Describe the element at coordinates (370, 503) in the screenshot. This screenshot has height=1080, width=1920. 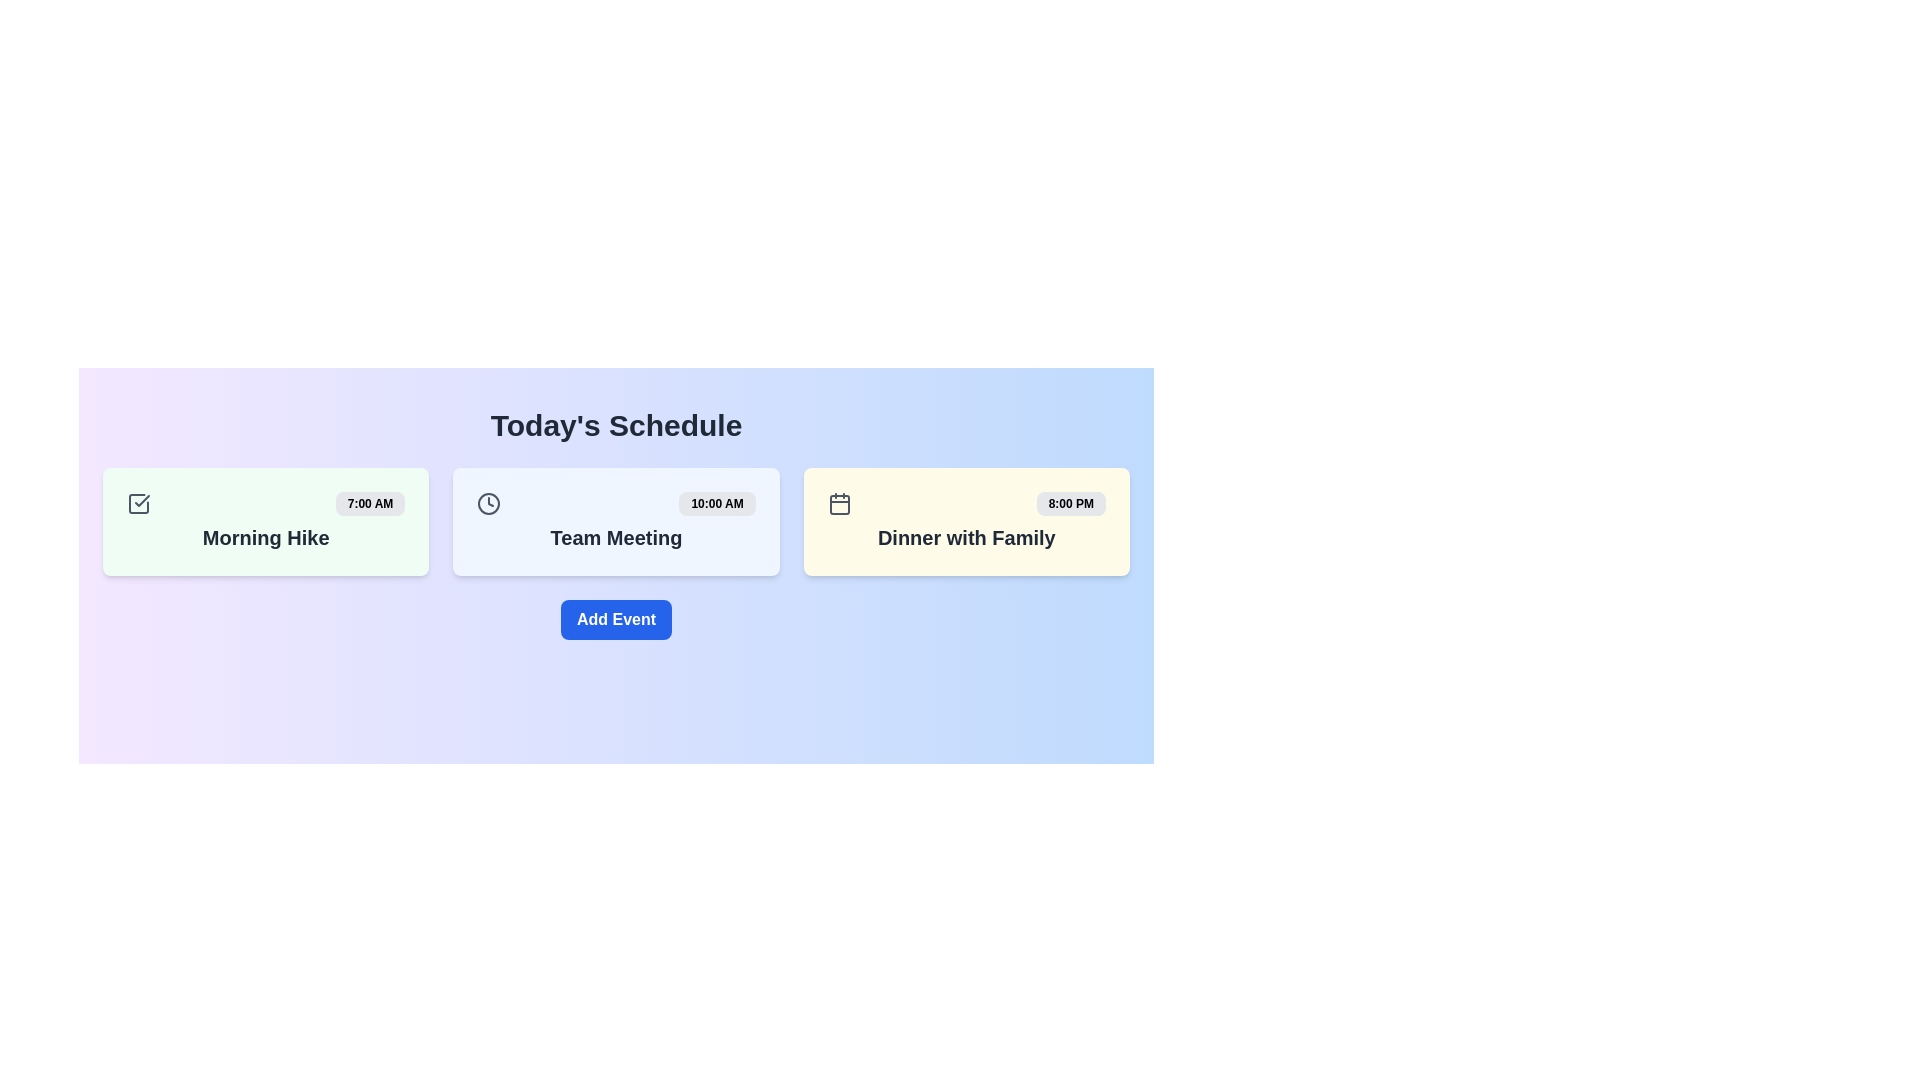
I see `the text label displaying '7:00 AM' located in the top-right corner of the 'Morning Hike' card` at that location.